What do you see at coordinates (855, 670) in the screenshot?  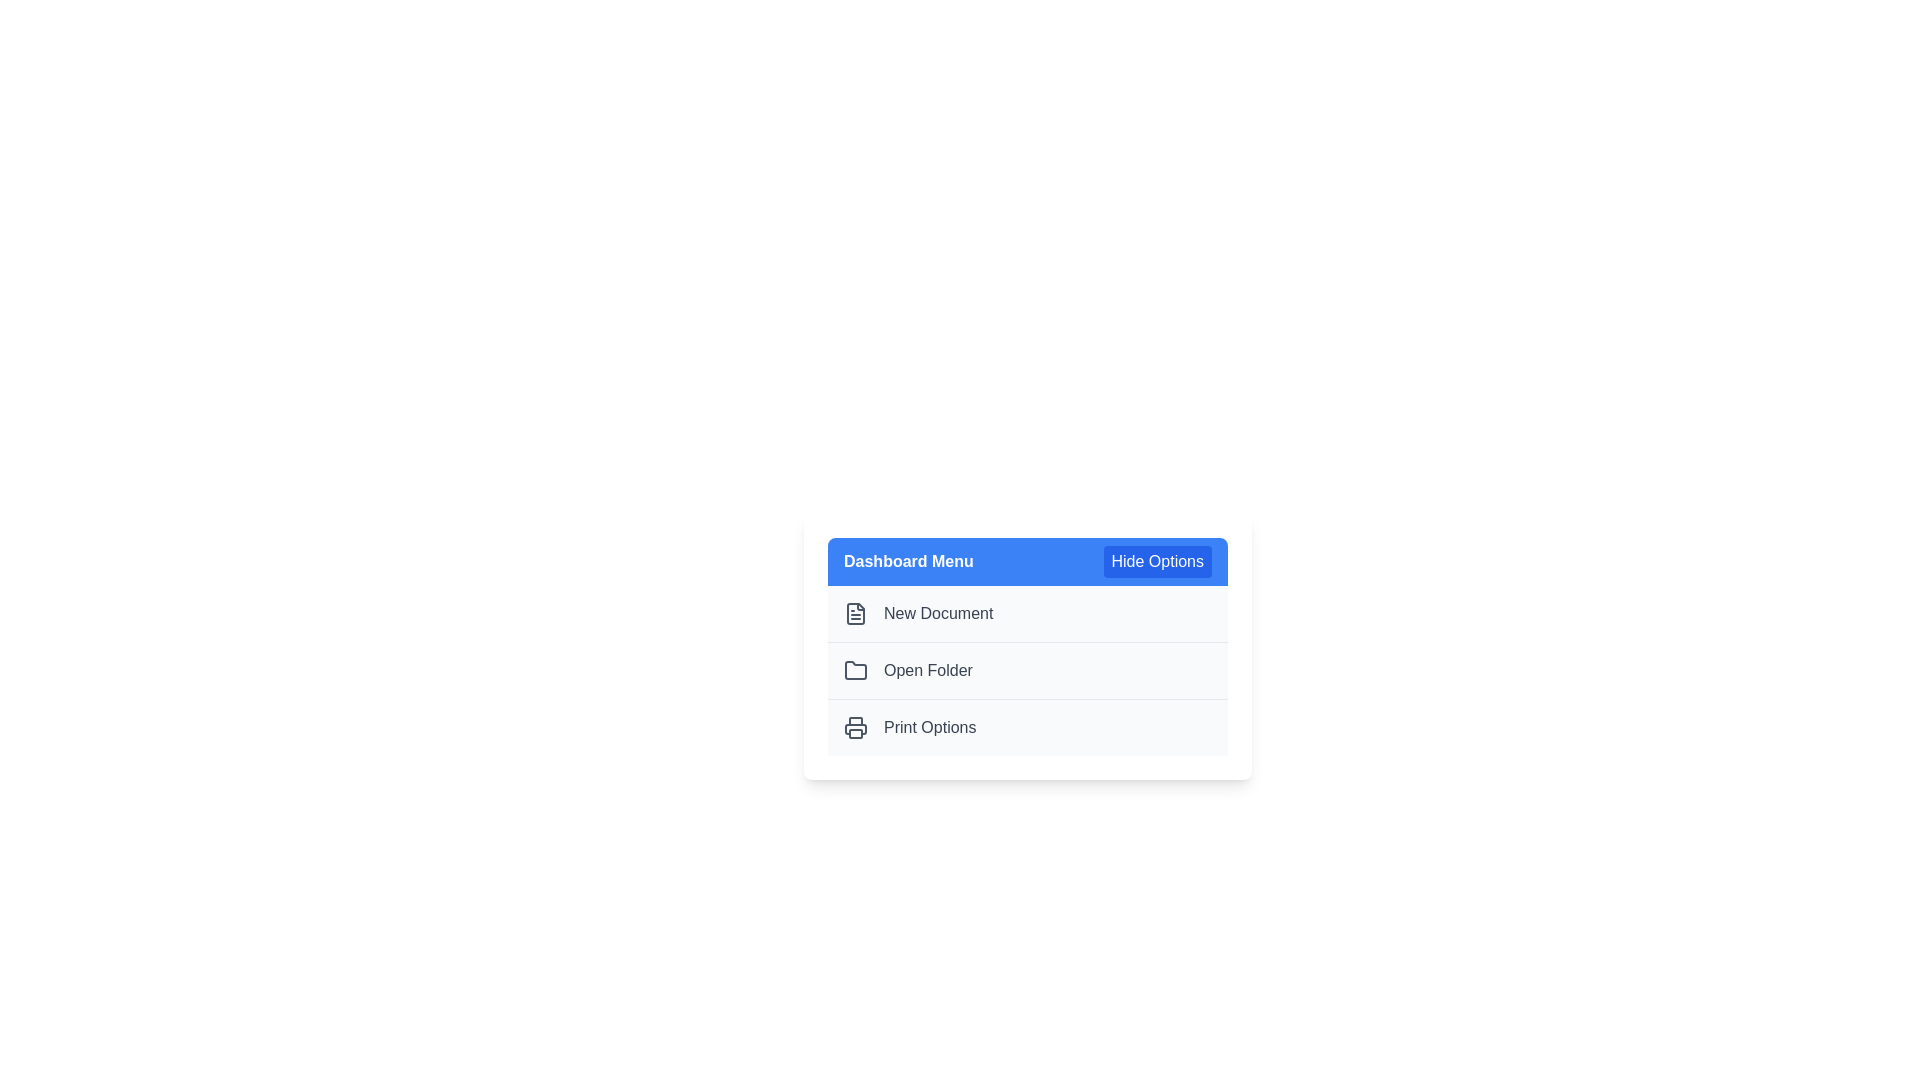 I see `the folder icon located next to the 'Open Folder' text in the vertical menu, which has a light-gray fill and a darker gray outline` at bounding box center [855, 670].